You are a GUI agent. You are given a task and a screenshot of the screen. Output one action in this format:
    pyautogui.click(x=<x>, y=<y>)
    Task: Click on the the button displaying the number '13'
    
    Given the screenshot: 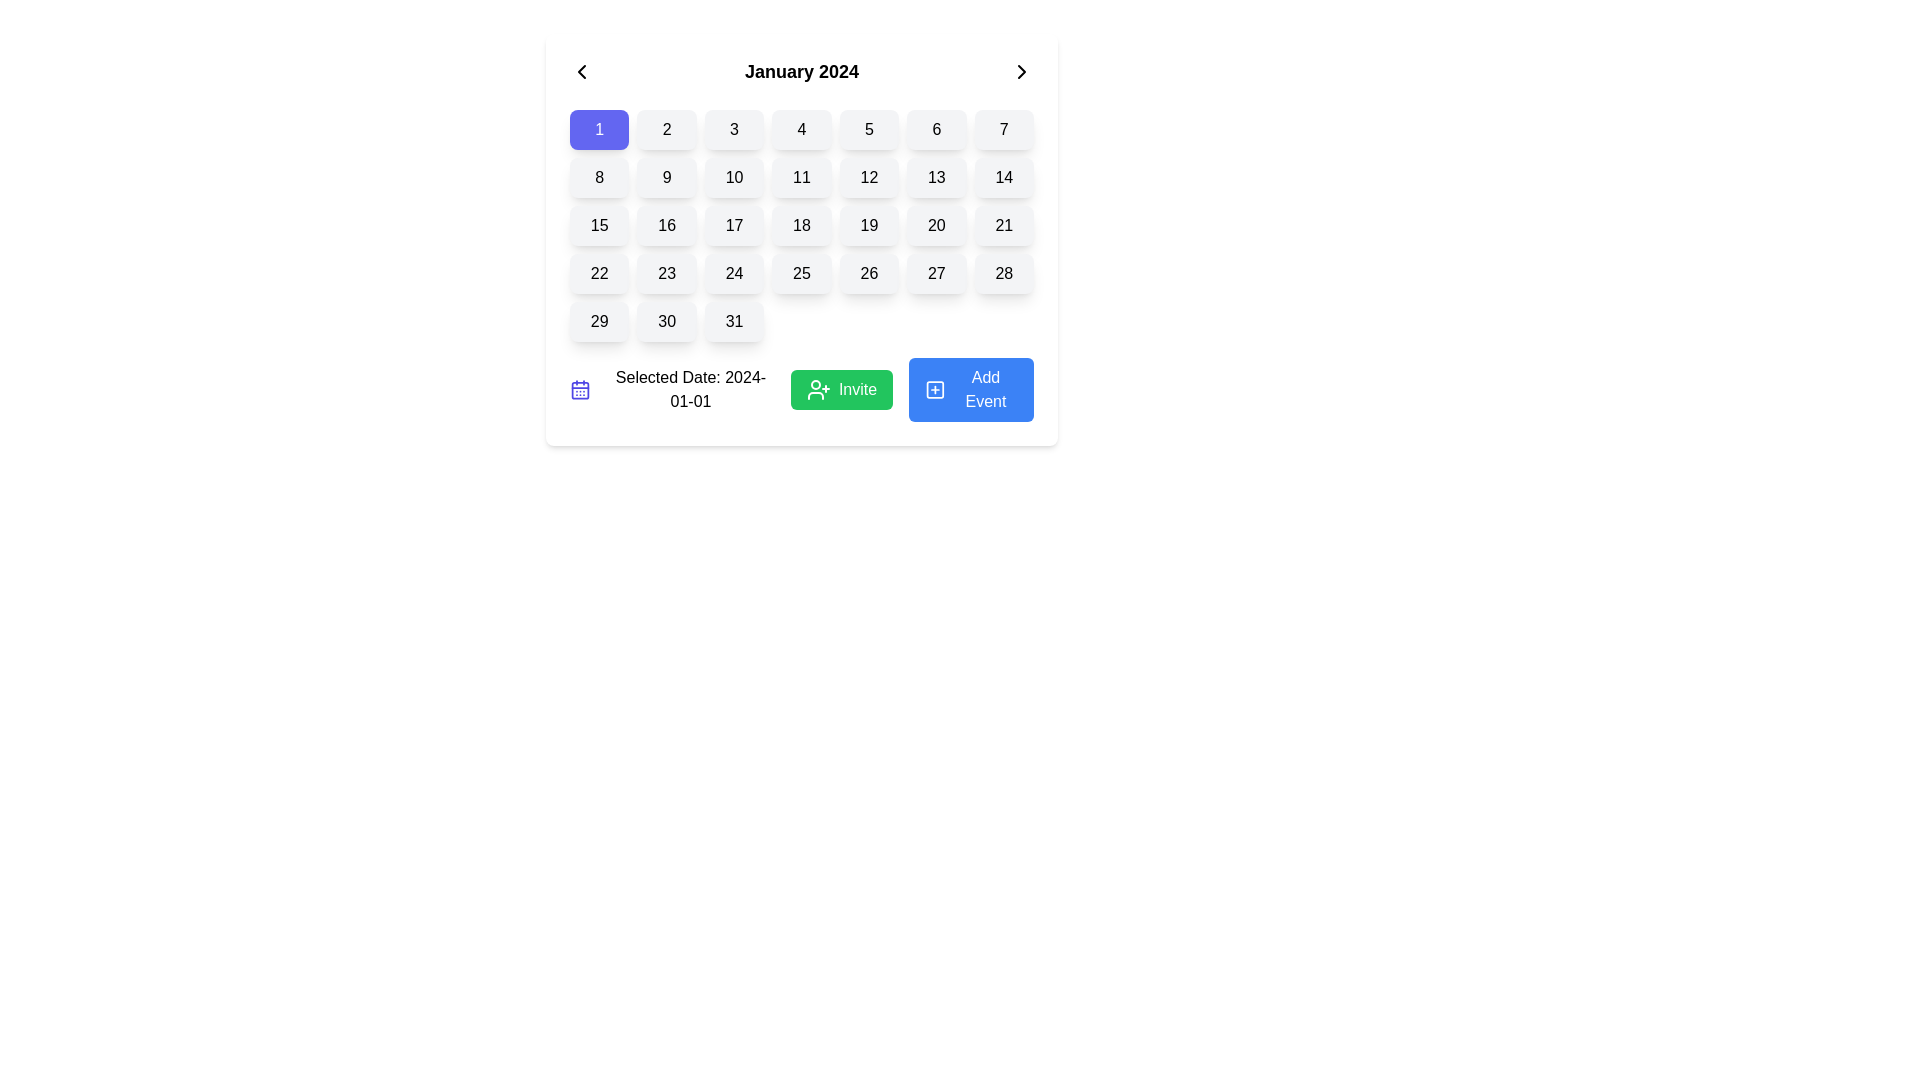 What is the action you would take?
    pyautogui.click(x=935, y=176)
    